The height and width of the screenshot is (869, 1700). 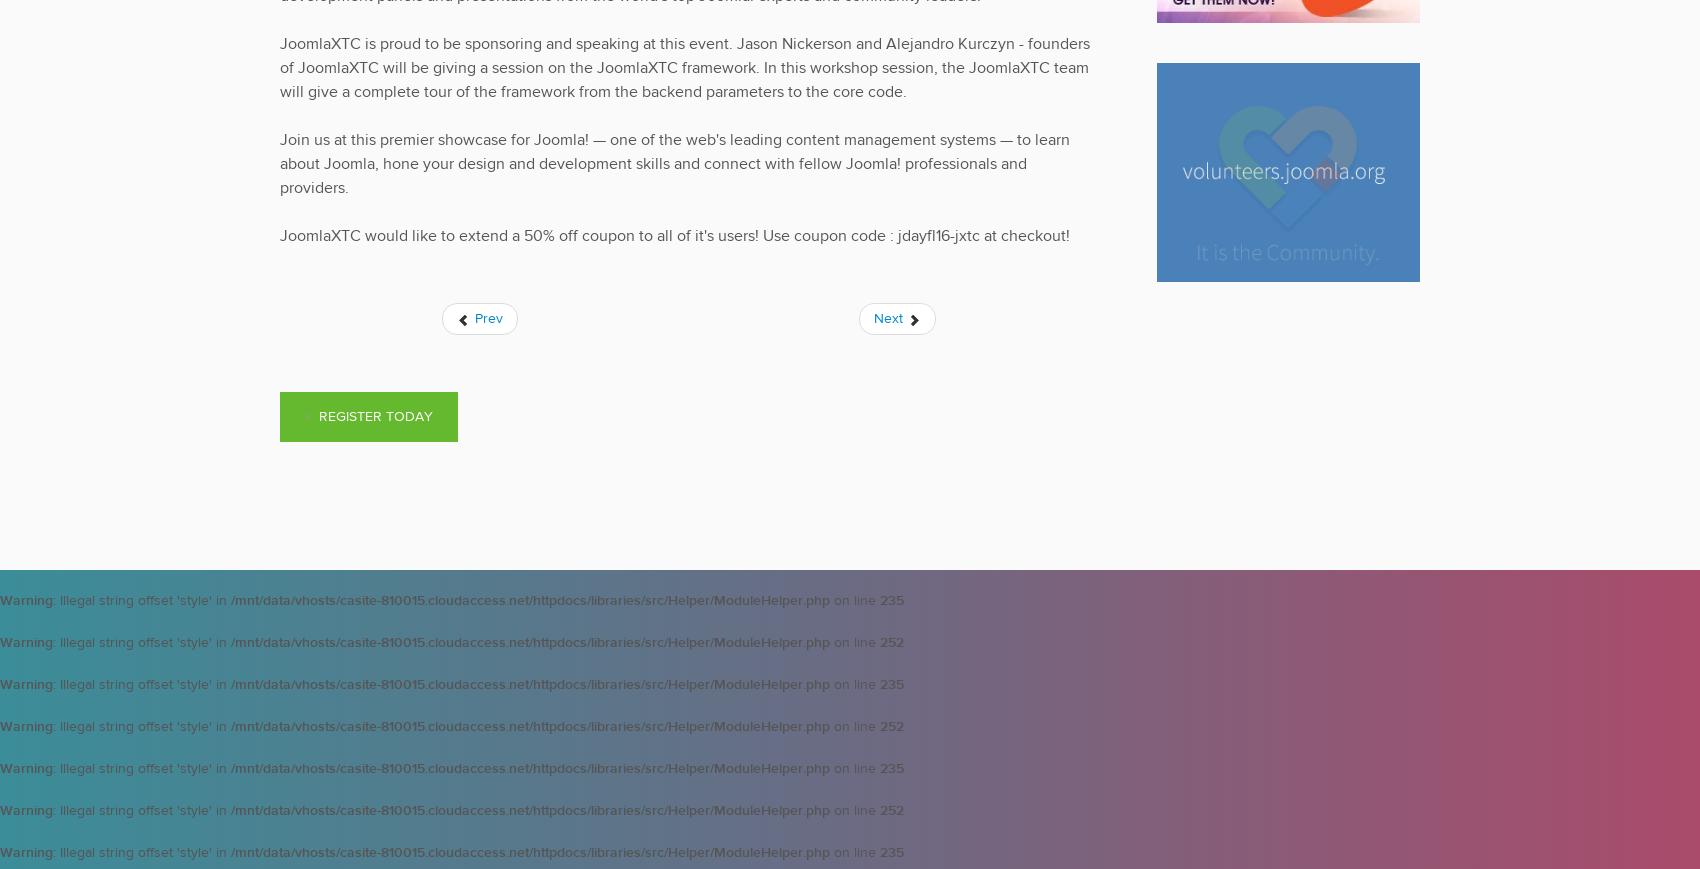 What do you see at coordinates (375, 416) in the screenshot?
I see `'Register Today'` at bounding box center [375, 416].